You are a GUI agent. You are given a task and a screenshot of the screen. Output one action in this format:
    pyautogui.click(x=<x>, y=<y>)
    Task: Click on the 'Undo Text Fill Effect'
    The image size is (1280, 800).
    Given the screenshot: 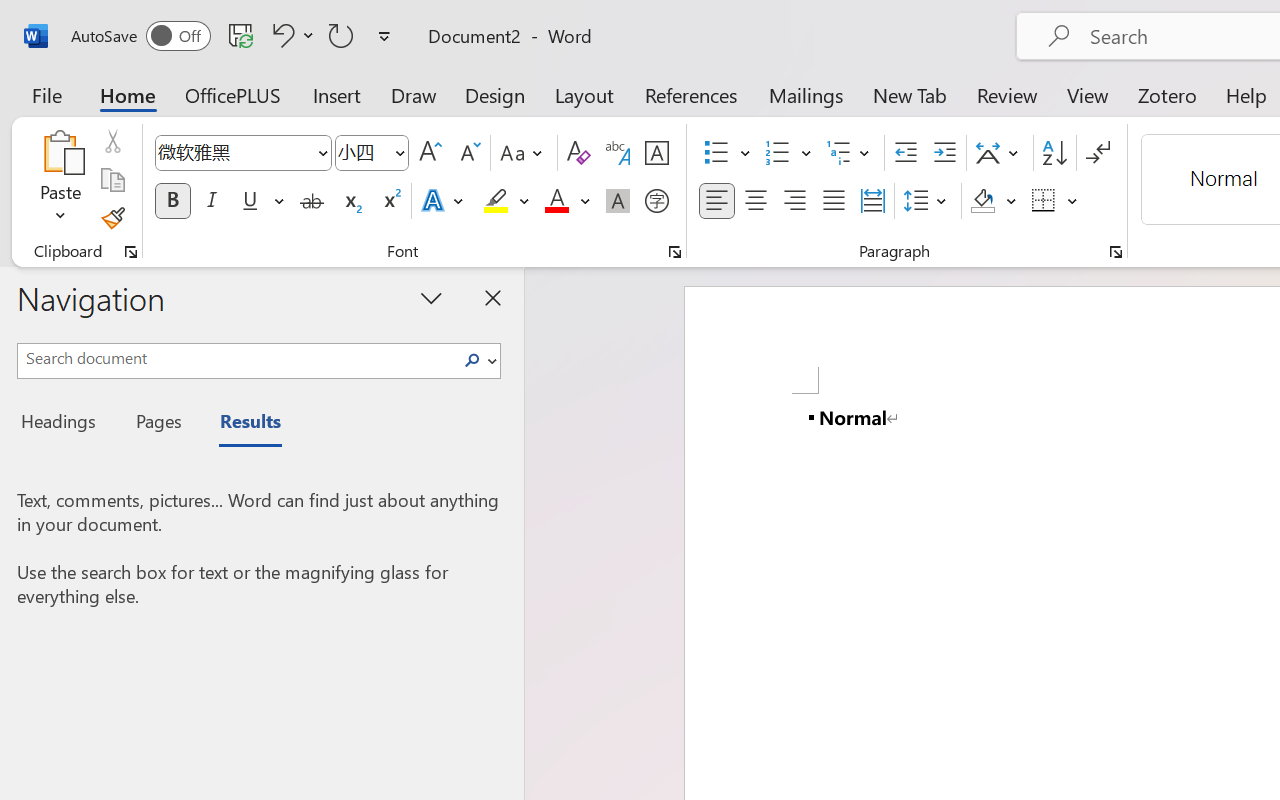 What is the action you would take?
    pyautogui.click(x=279, y=34)
    